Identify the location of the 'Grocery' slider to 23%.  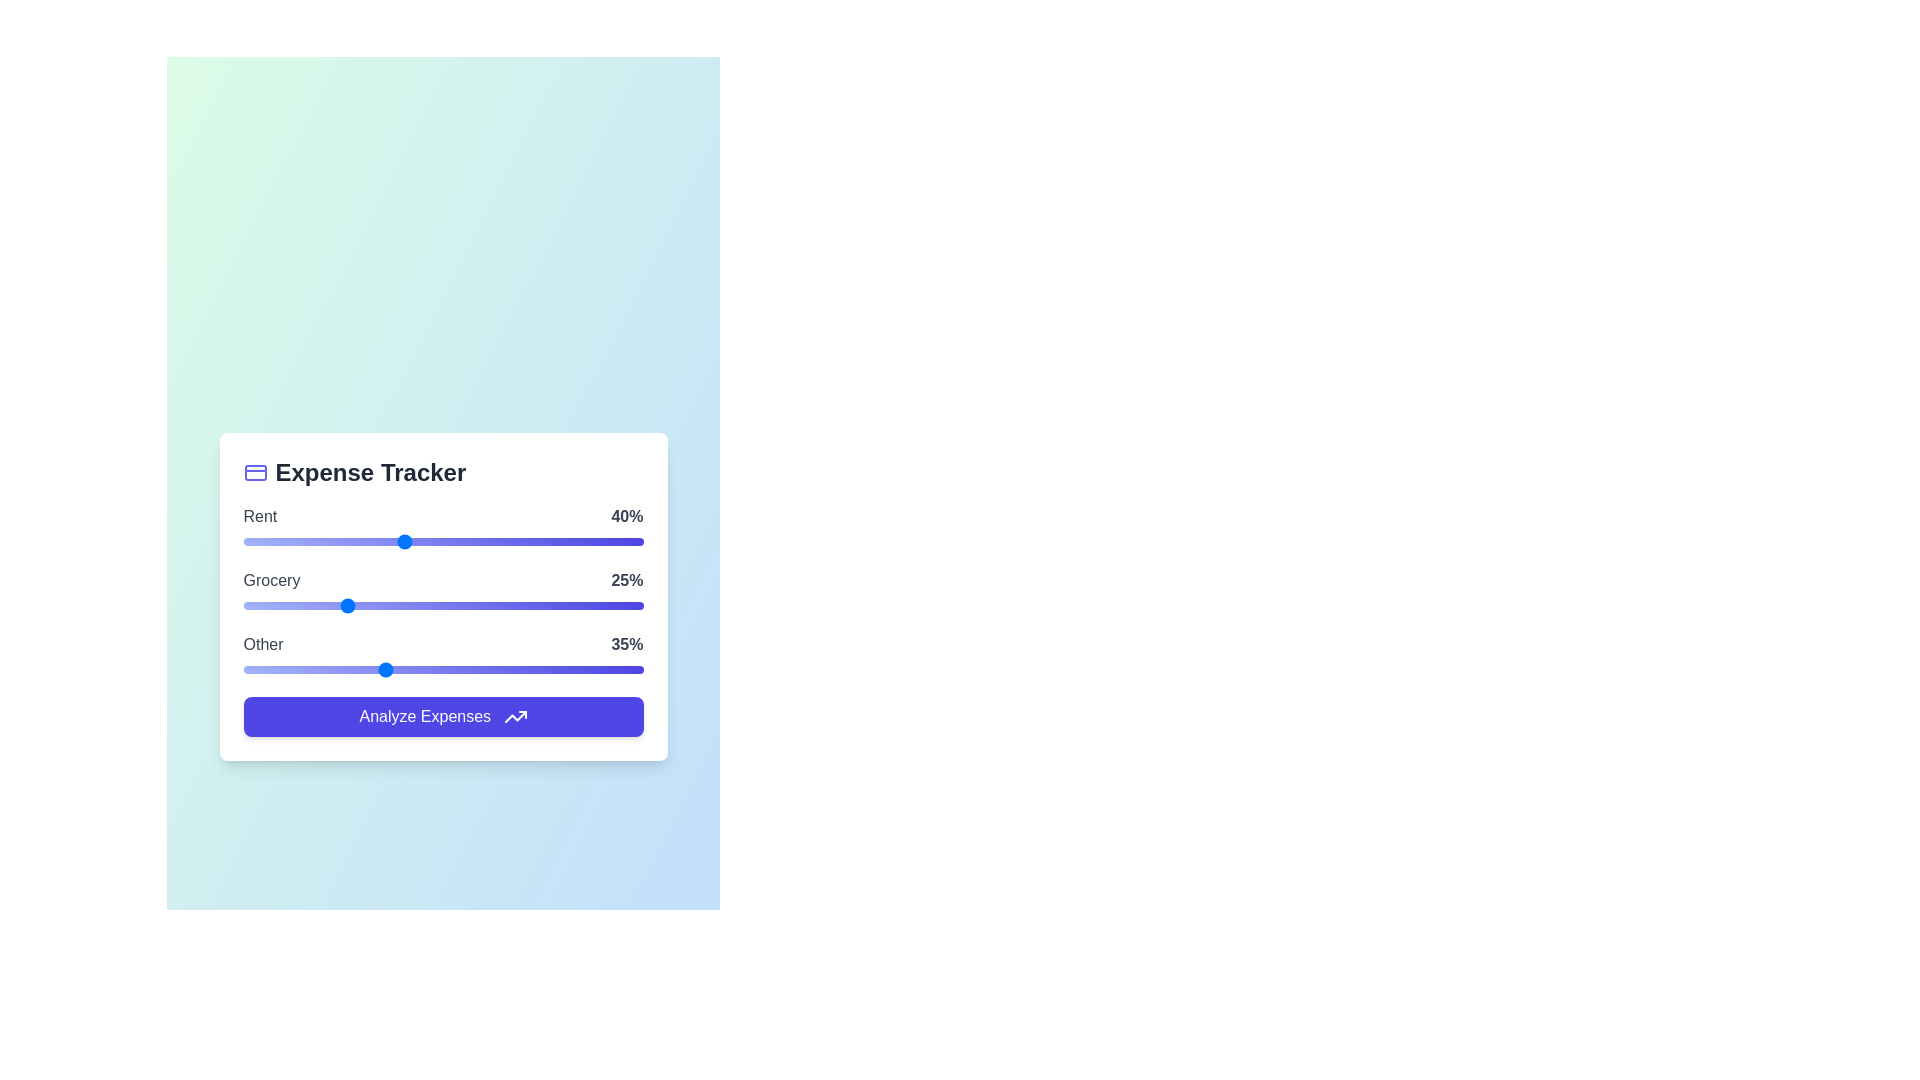
(335, 604).